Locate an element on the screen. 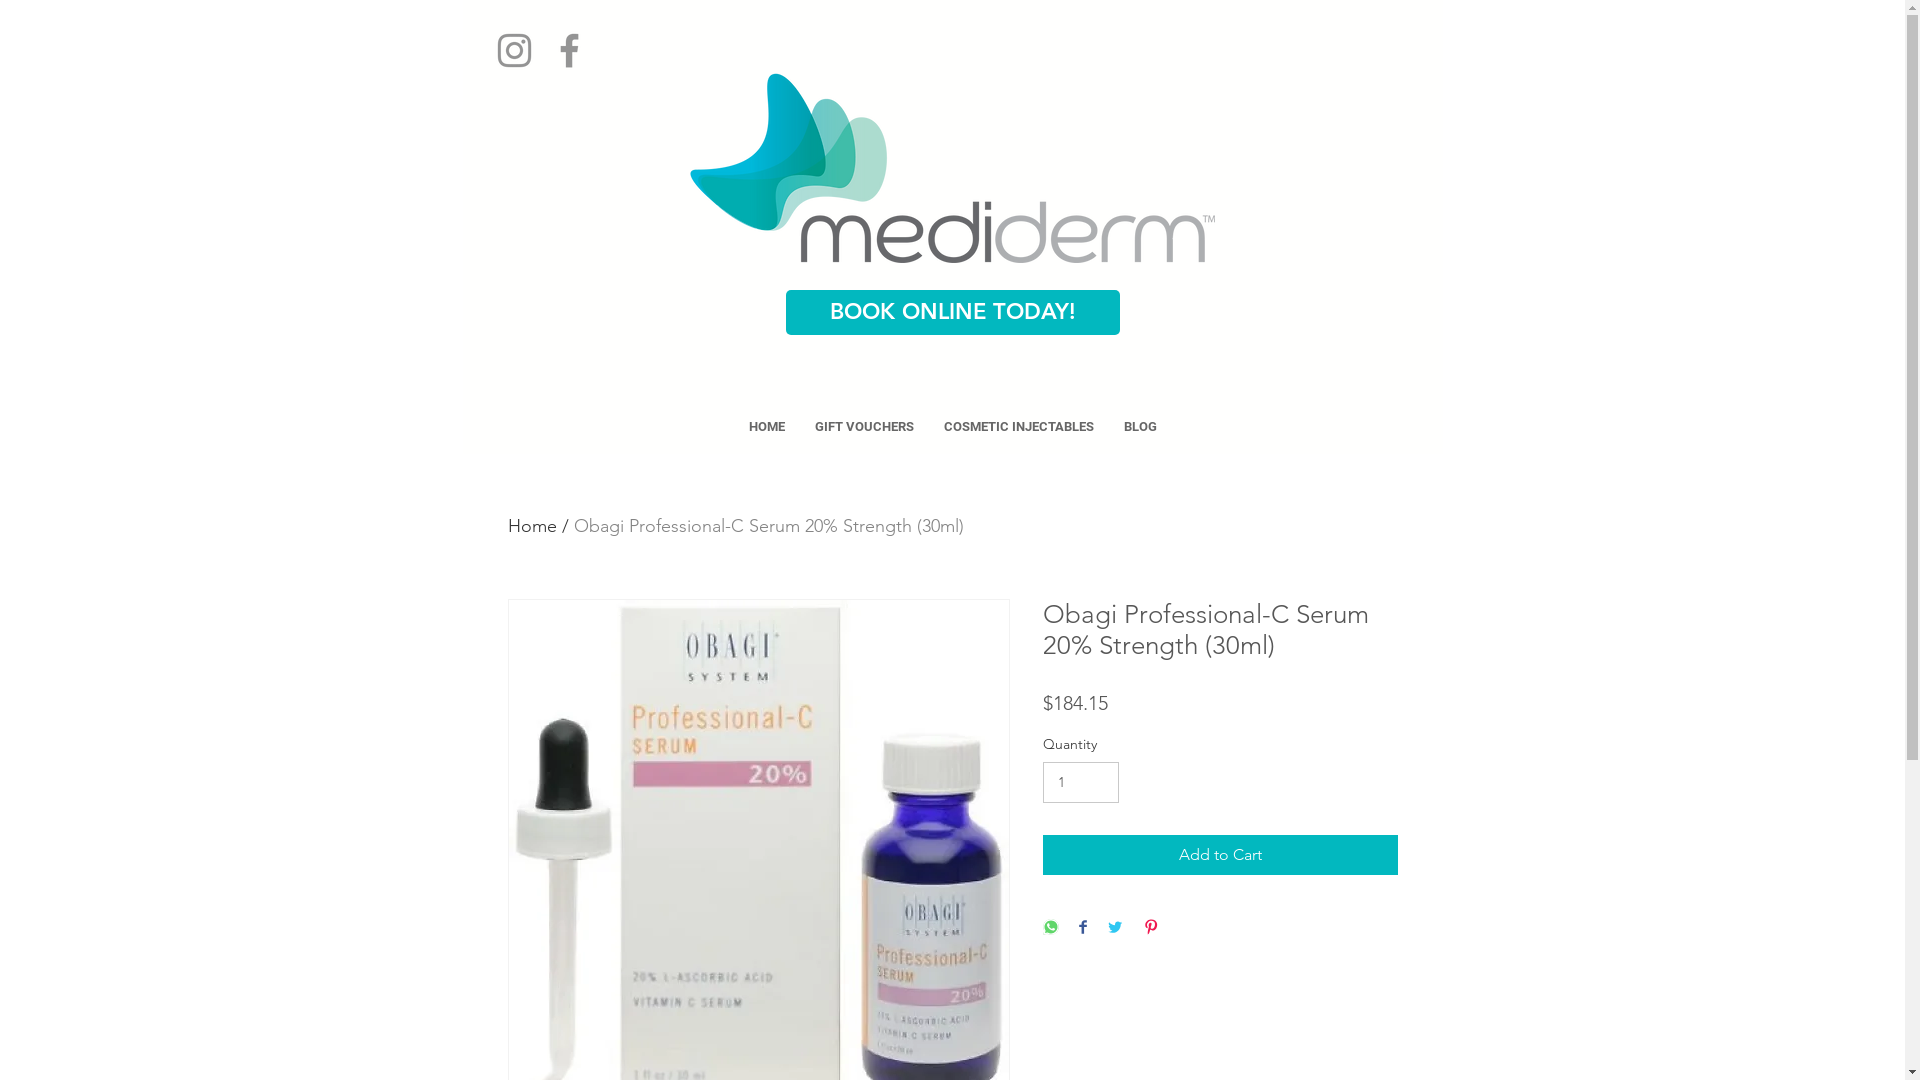 This screenshot has height=1080, width=1920. 'Home' is located at coordinates (532, 524).